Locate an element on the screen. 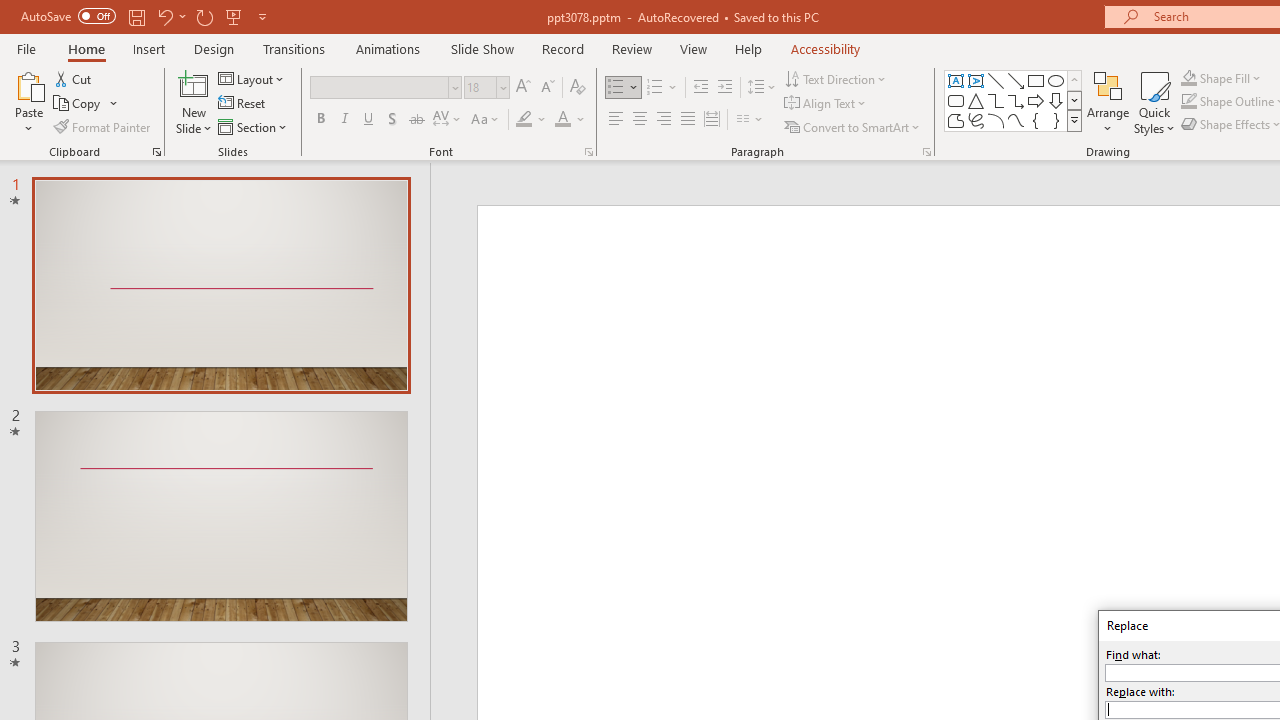 The width and height of the screenshot is (1280, 720). 'New Slide' is located at coordinates (193, 103).